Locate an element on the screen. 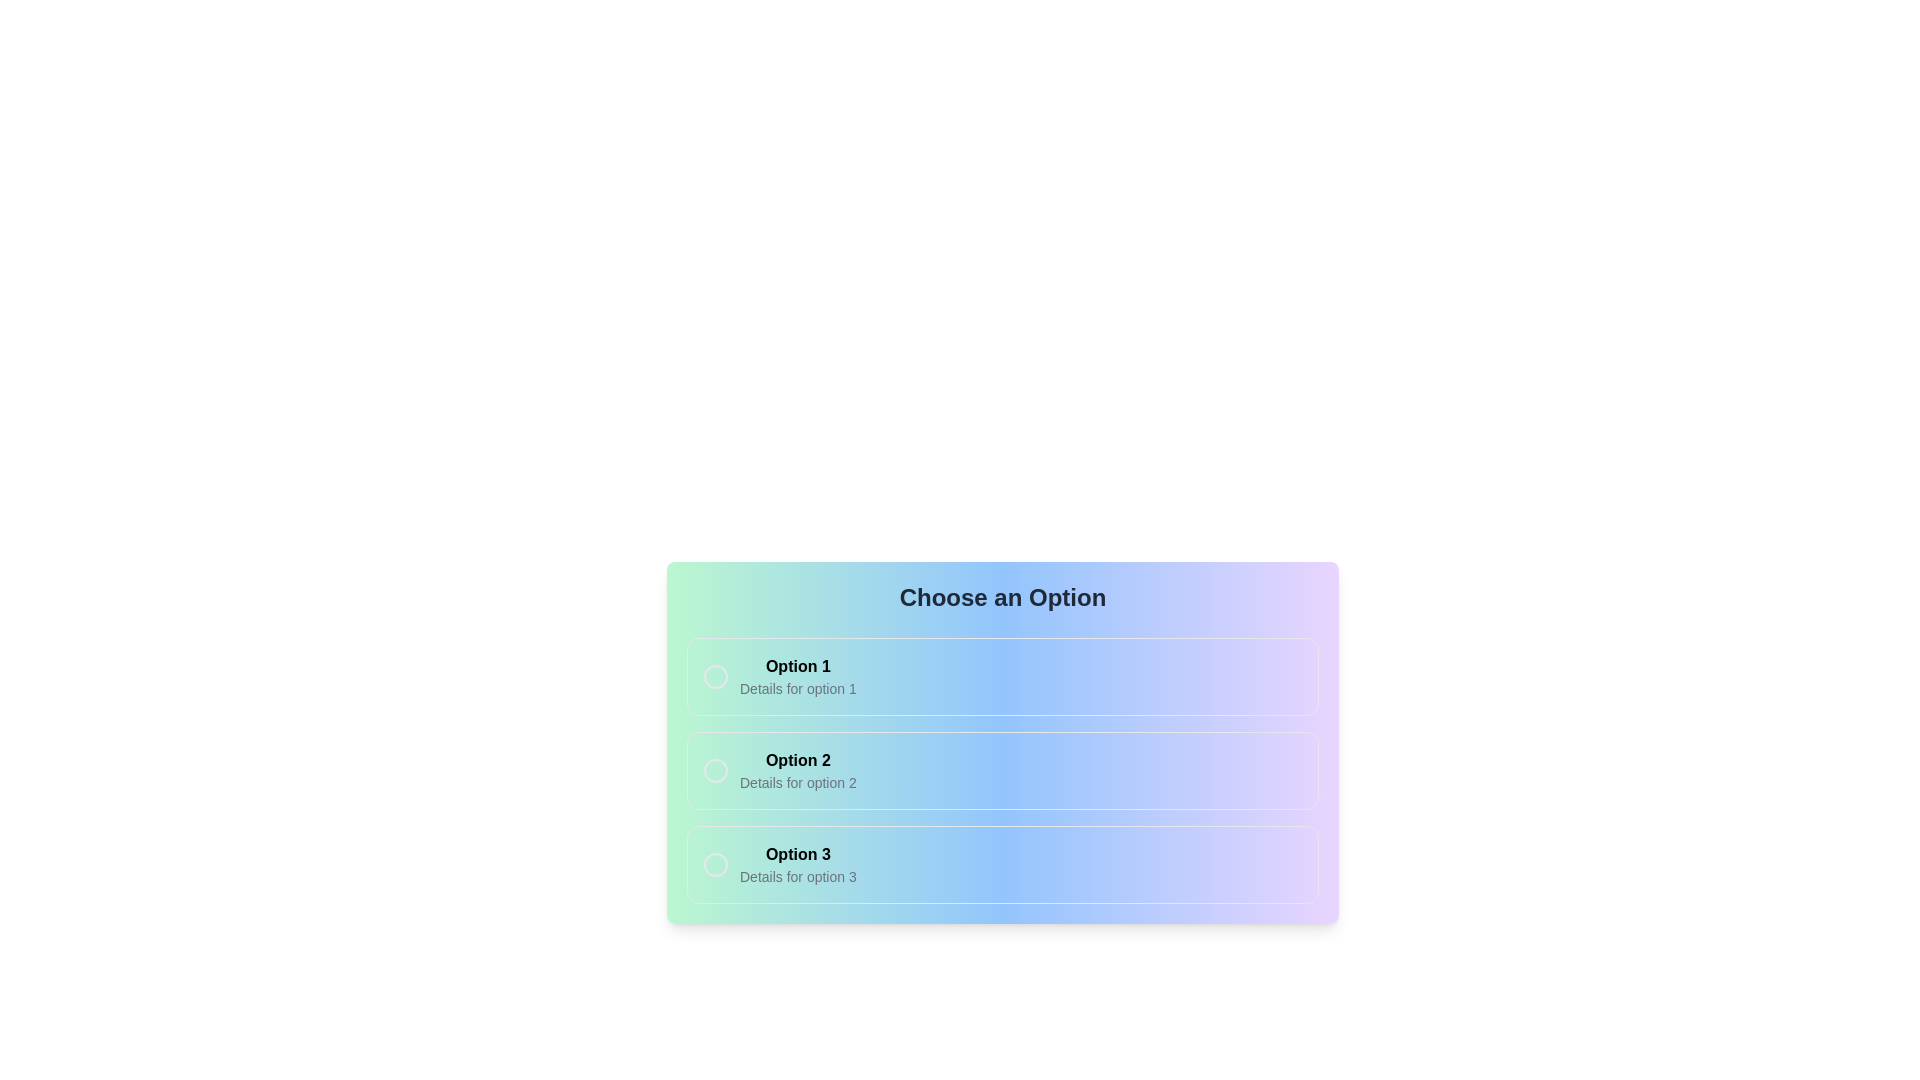 The image size is (1920, 1080). the informational label that reads 'Details for option 1,' which is styled with a smaller font size and gray color, located directly beneath the primary label 'Option 1.' is located at coordinates (797, 688).